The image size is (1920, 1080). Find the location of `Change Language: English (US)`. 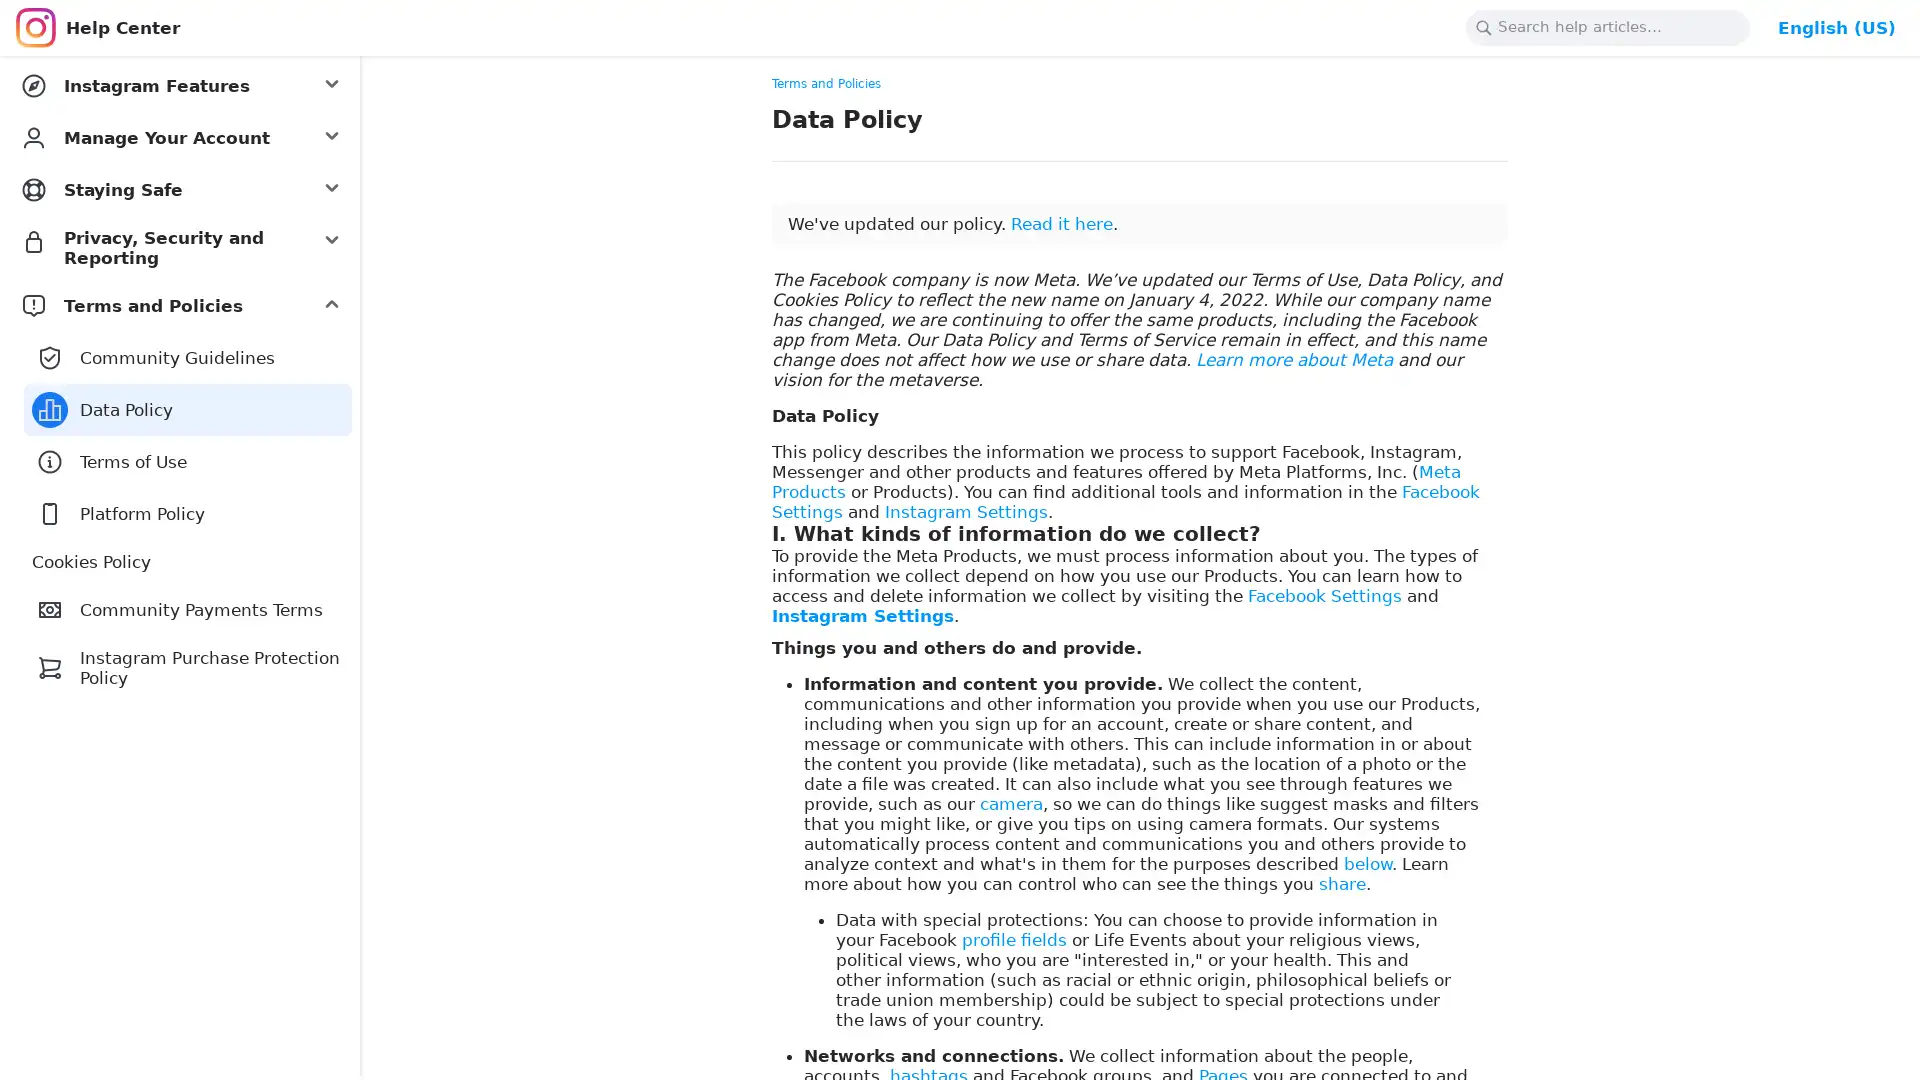

Change Language: English (US) is located at coordinates (1837, 27).